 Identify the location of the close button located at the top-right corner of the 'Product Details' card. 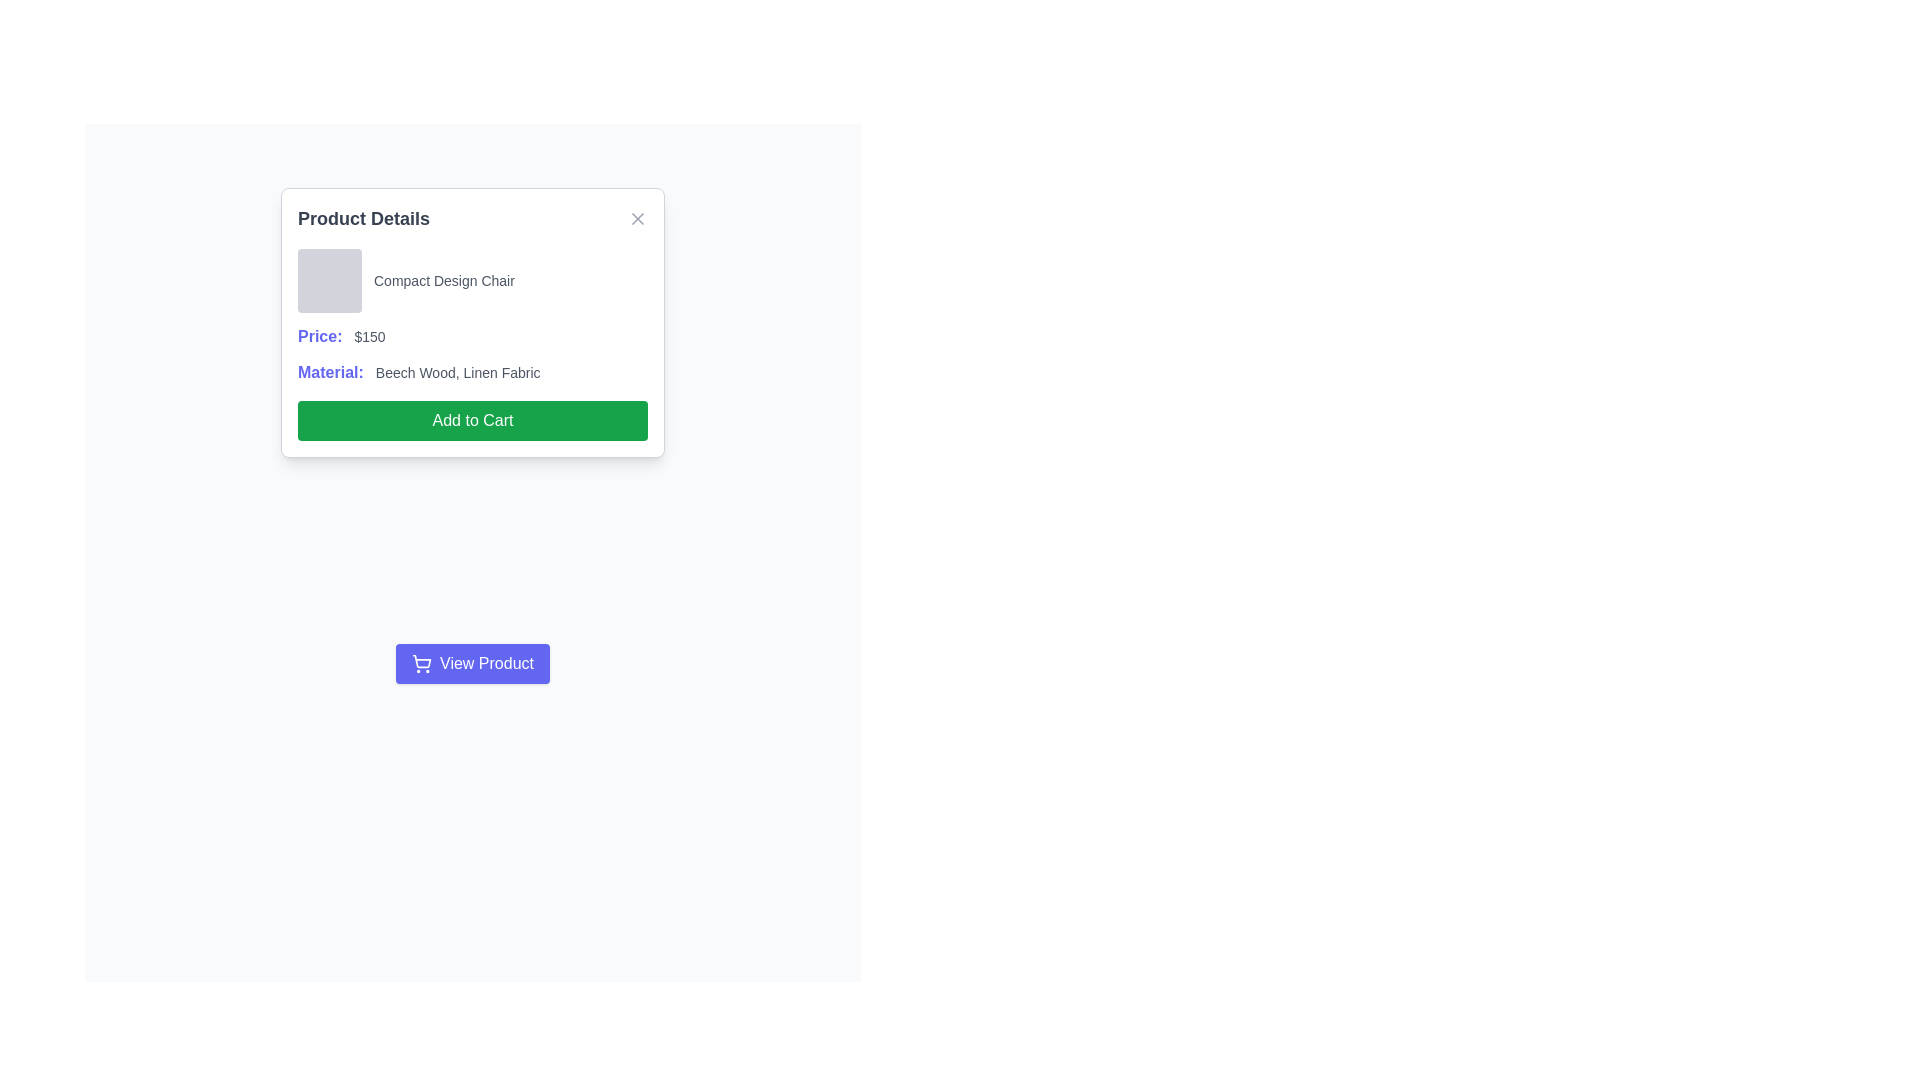
(637, 219).